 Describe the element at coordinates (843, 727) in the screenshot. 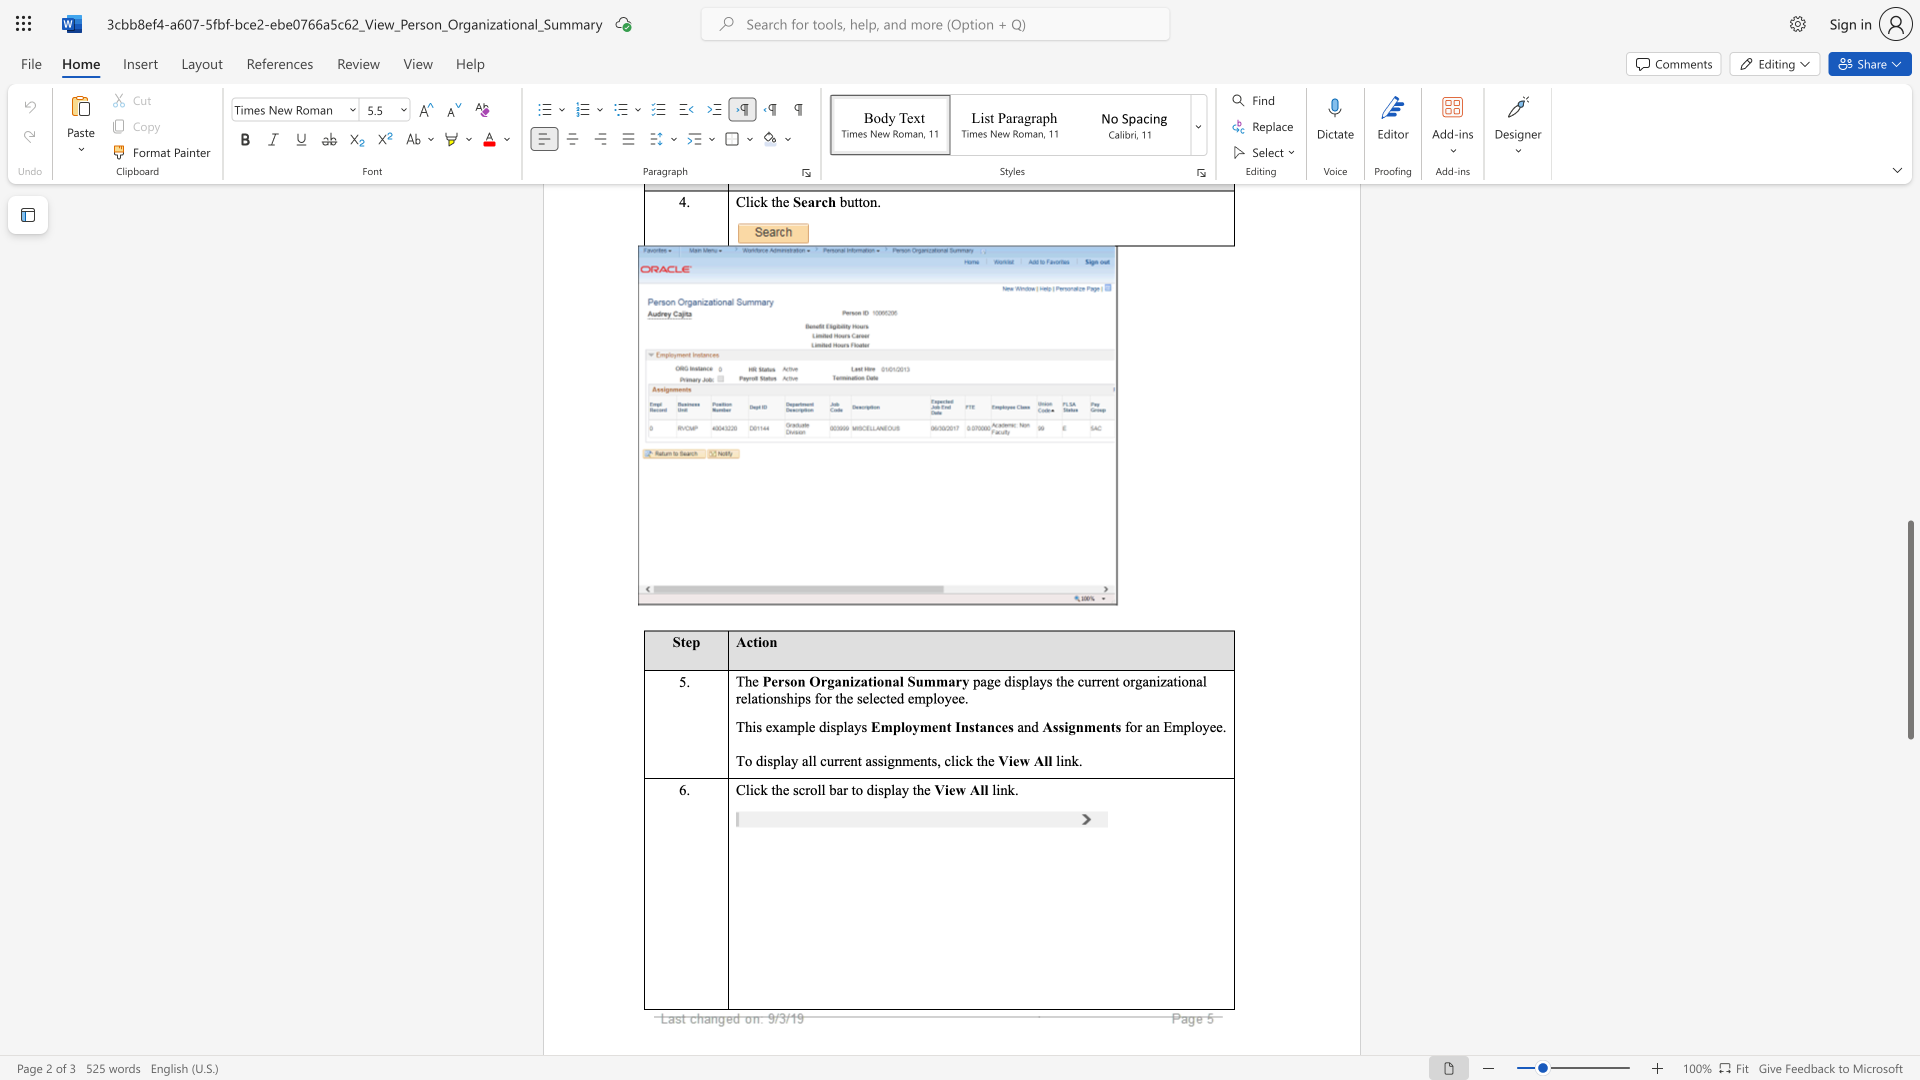

I see `the subset text "la" within the text "This example displays"` at that location.